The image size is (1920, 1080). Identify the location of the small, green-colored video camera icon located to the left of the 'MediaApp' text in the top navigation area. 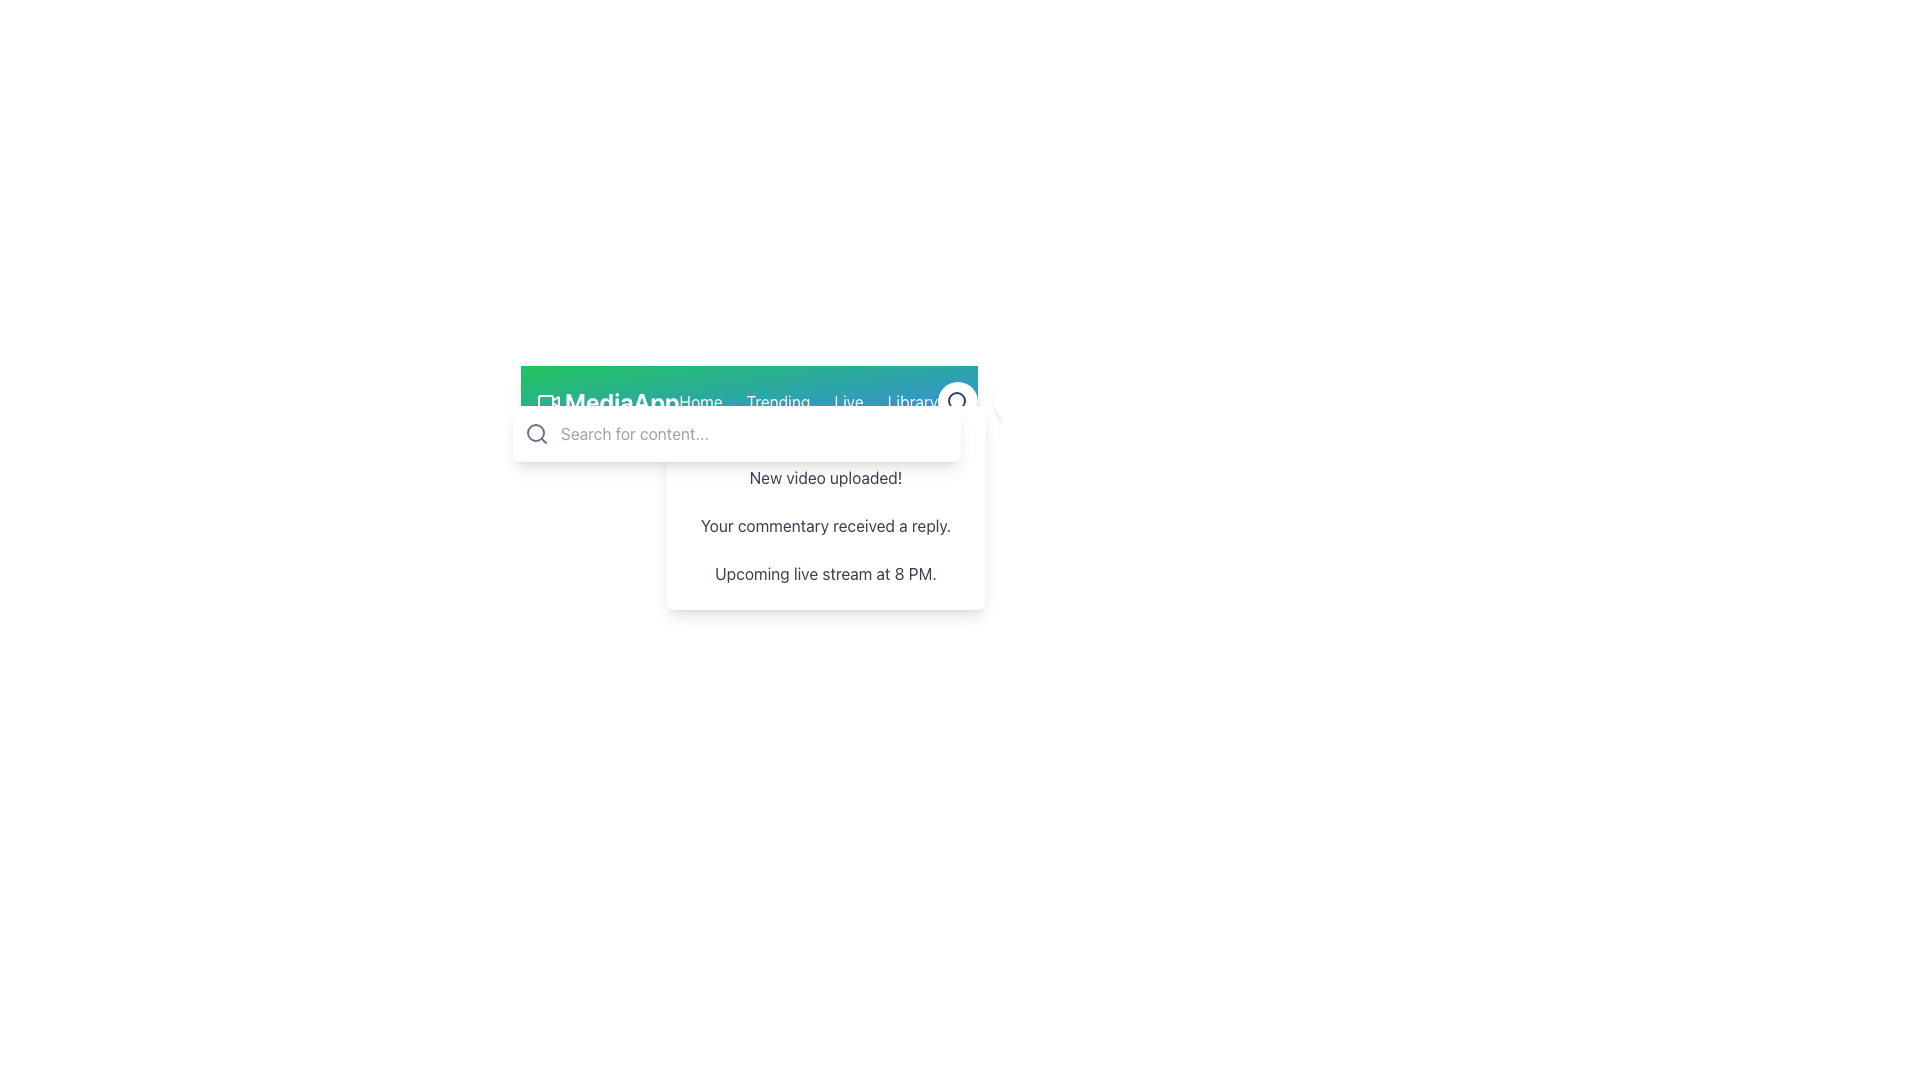
(548, 401).